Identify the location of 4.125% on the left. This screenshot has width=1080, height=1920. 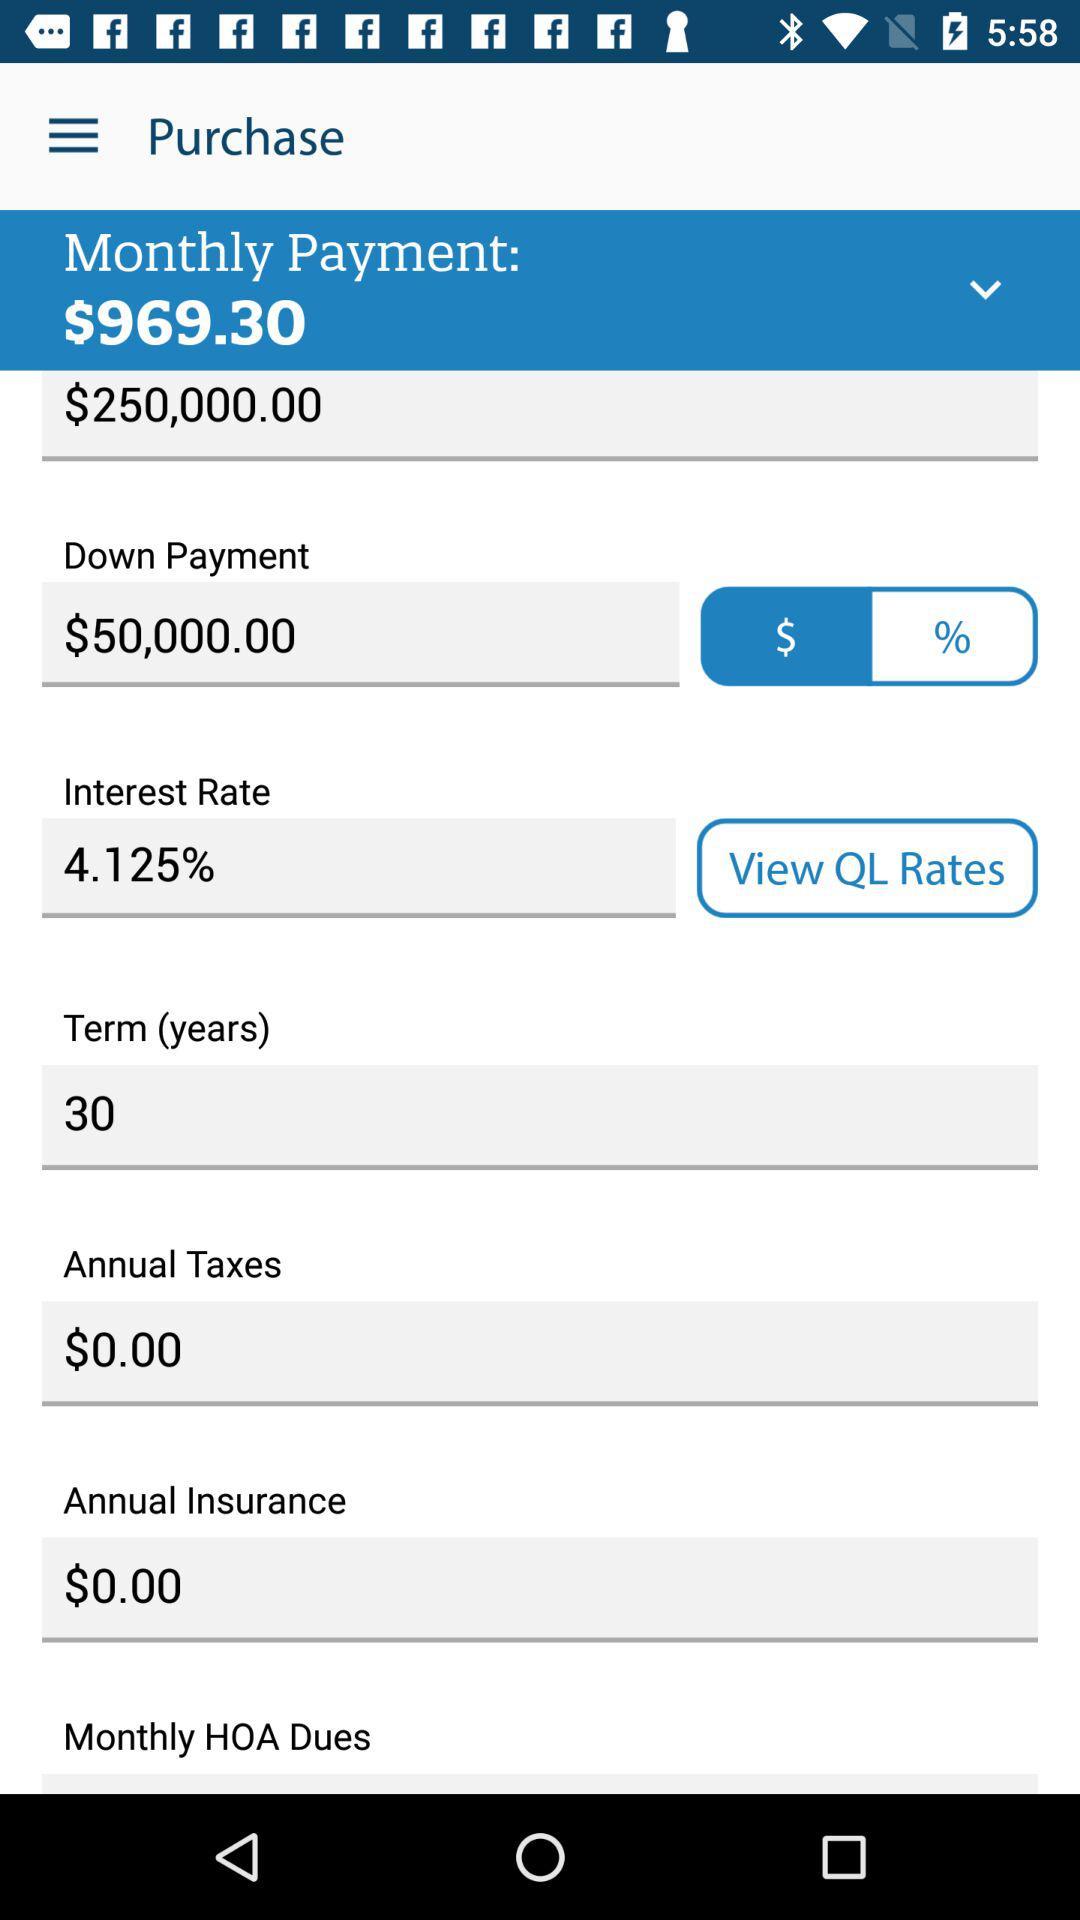
(357, 868).